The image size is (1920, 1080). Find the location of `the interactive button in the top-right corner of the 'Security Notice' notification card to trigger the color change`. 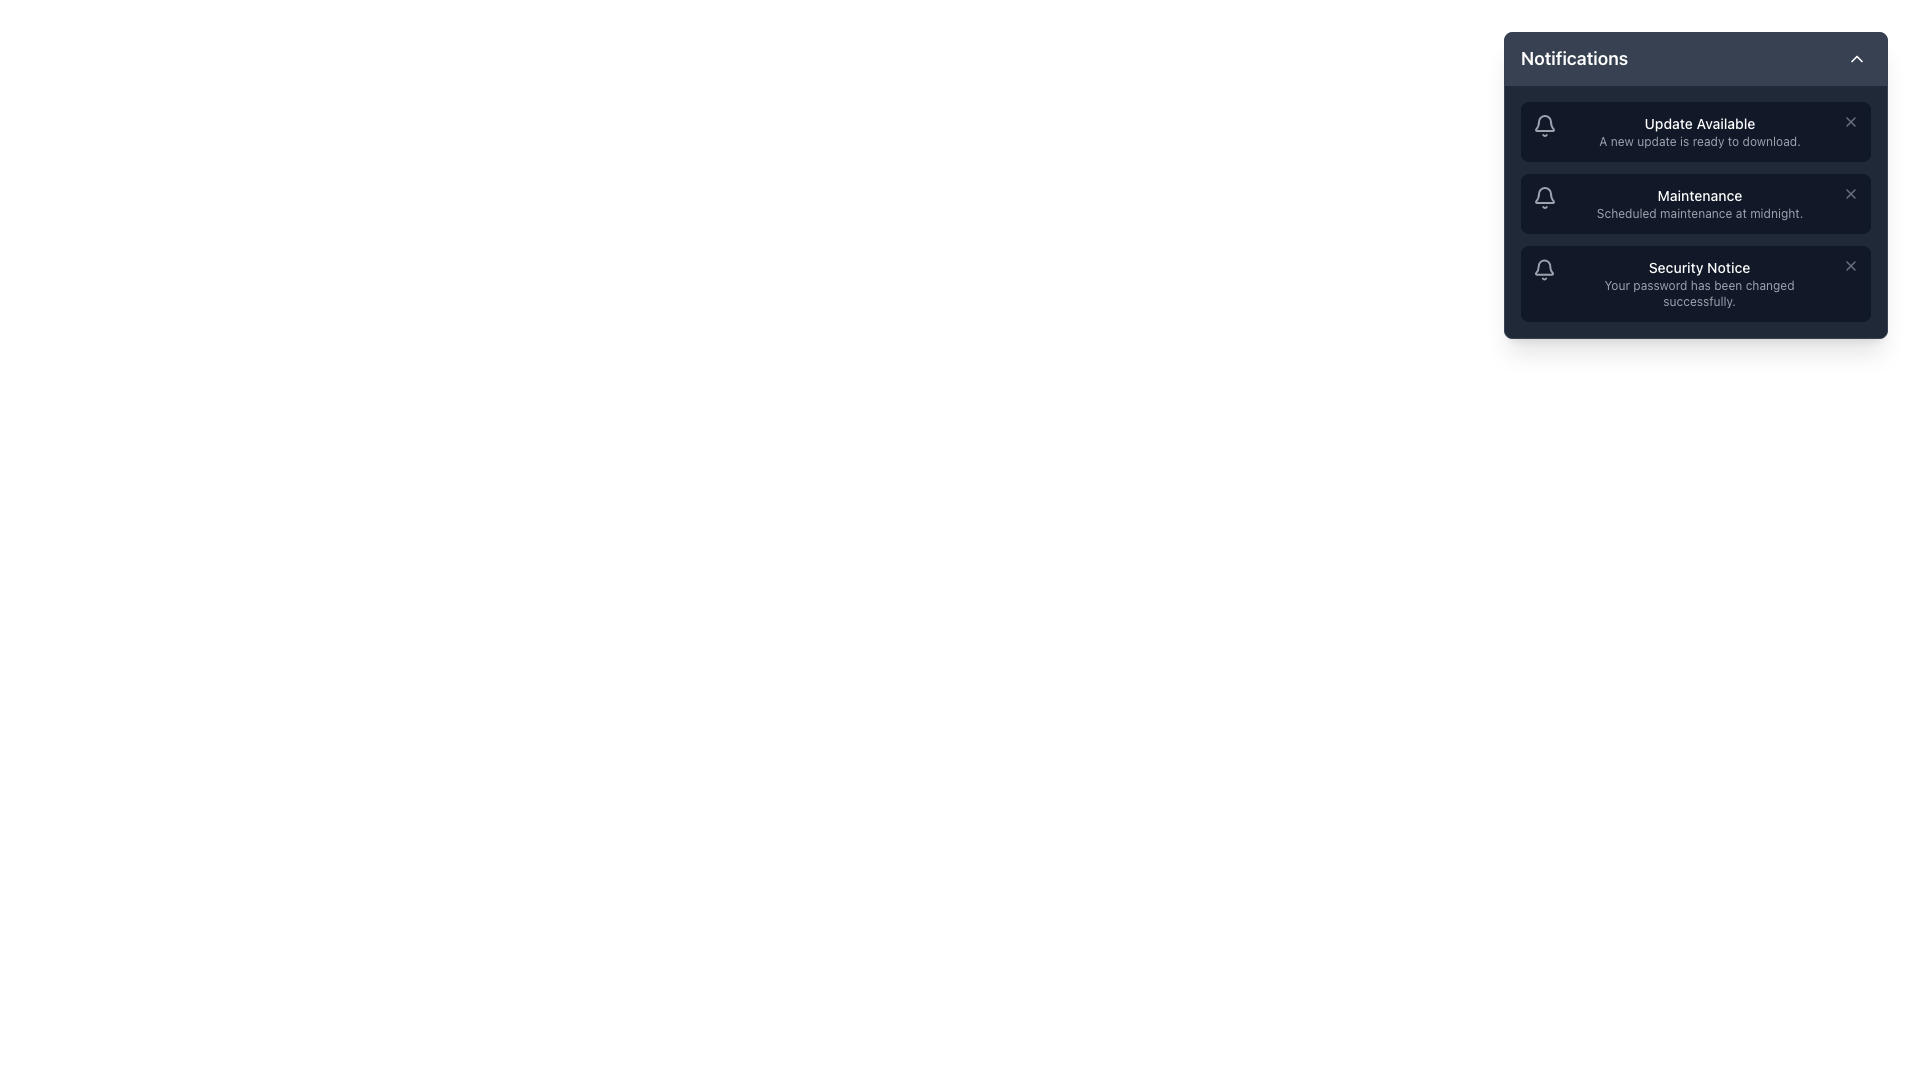

the interactive button in the top-right corner of the 'Security Notice' notification card to trigger the color change is located at coordinates (1850, 265).